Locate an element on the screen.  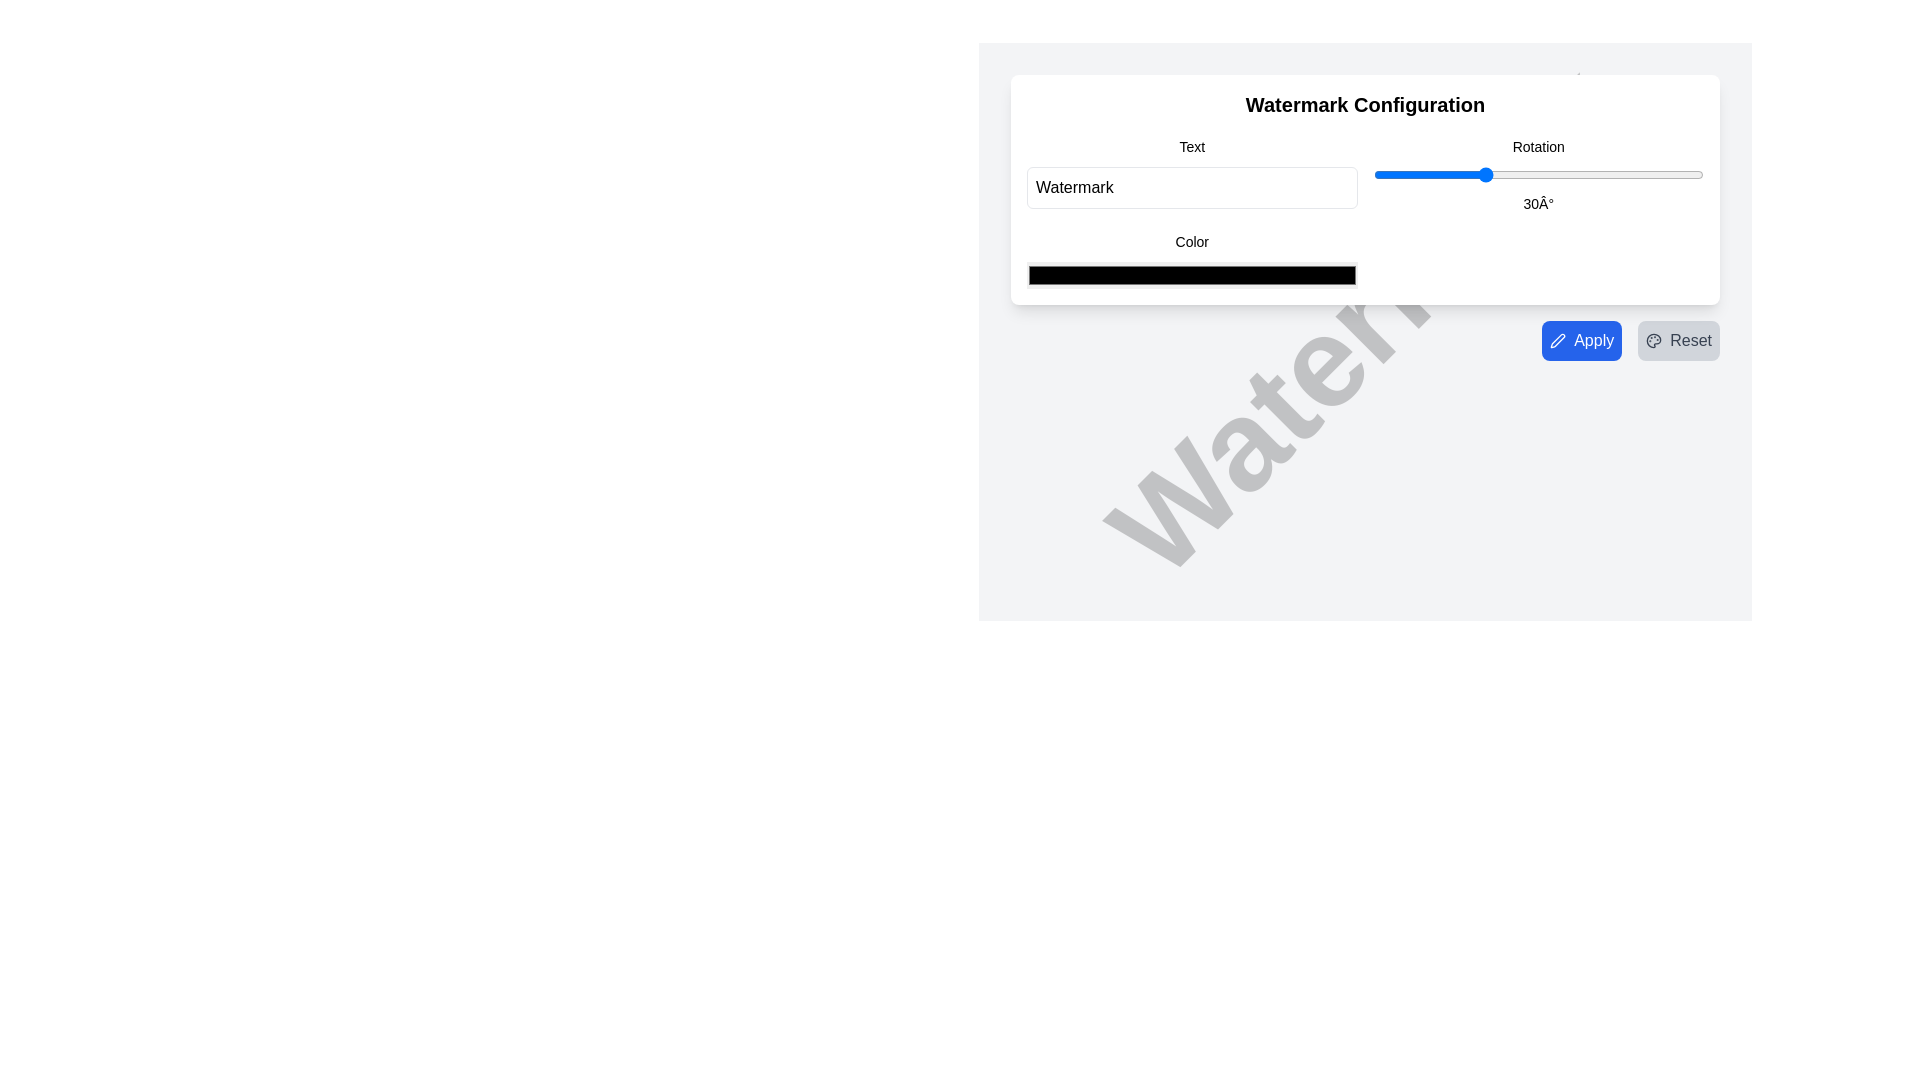
the 'Reset' button with a light gray background and a palette icon, located in the 'Watermark Configuration' dialog box is located at coordinates (1679, 339).